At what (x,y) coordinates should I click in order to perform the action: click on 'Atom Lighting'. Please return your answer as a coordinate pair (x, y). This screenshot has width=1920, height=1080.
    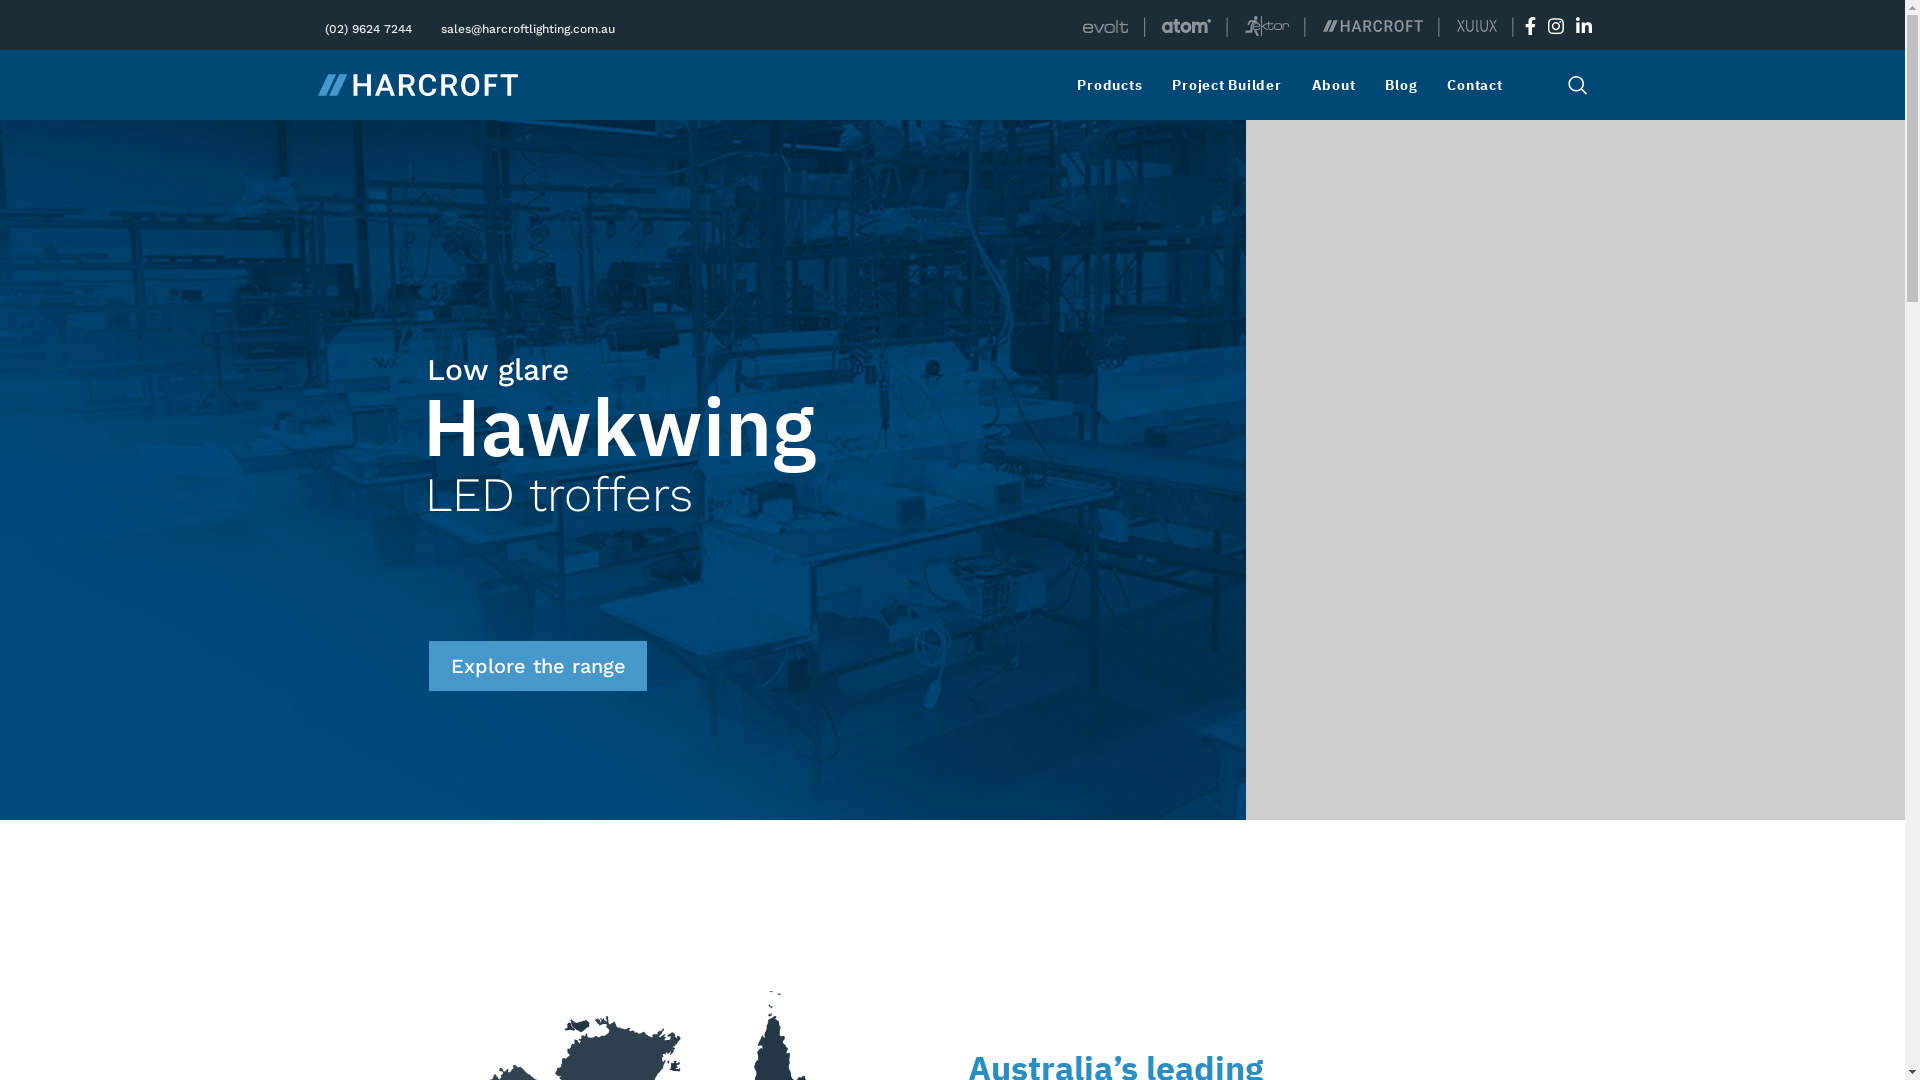
    Looking at the image, I should click on (1185, 26).